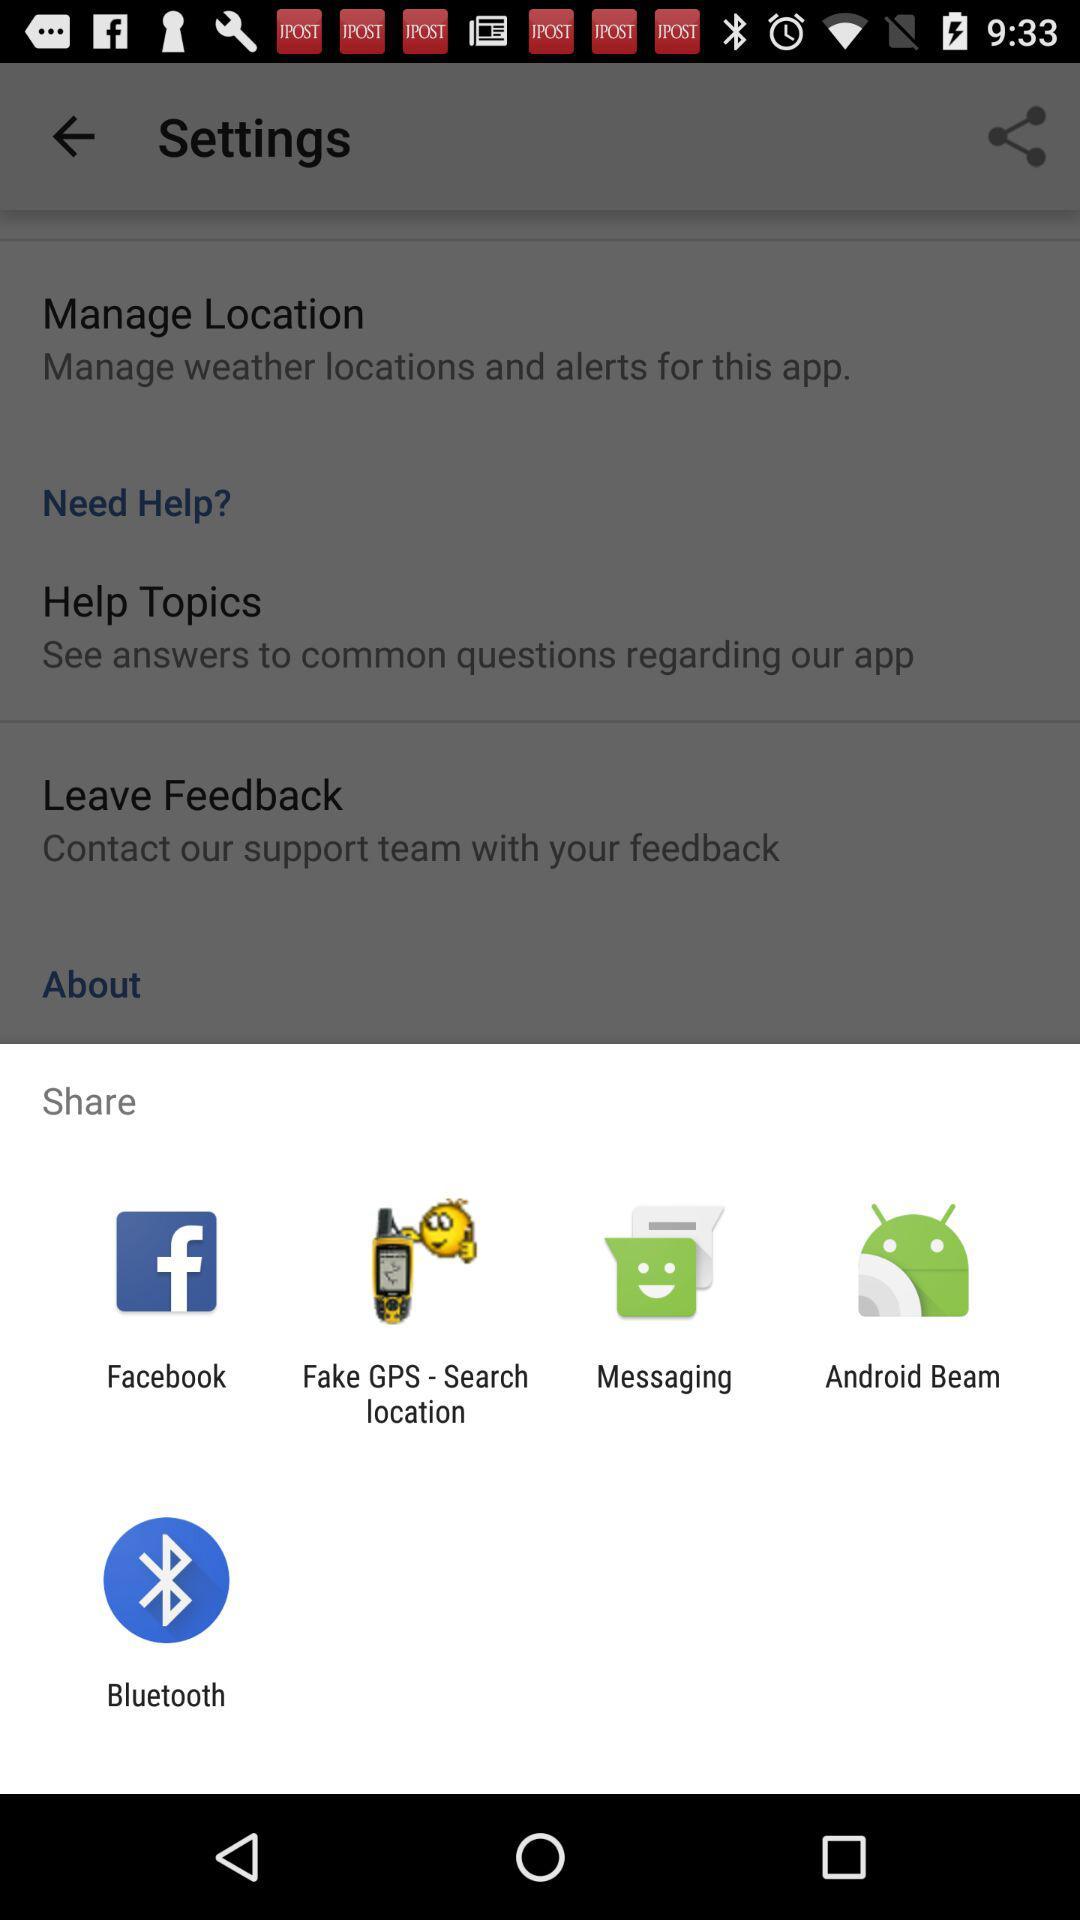 The image size is (1080, 1920). Describe the element at coordinates (664, 1392) in the screenshot. I see `the messaging app` at that location.